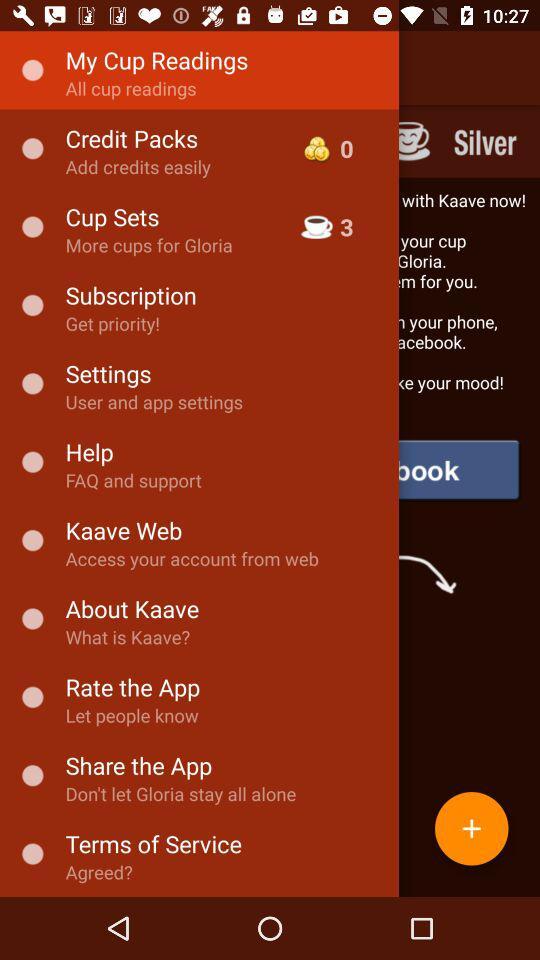 The width and height of the screenshot is (540, 960). Describe the element at coordinates (471, 828) in the screenshot. I see `the add icon` at that location.